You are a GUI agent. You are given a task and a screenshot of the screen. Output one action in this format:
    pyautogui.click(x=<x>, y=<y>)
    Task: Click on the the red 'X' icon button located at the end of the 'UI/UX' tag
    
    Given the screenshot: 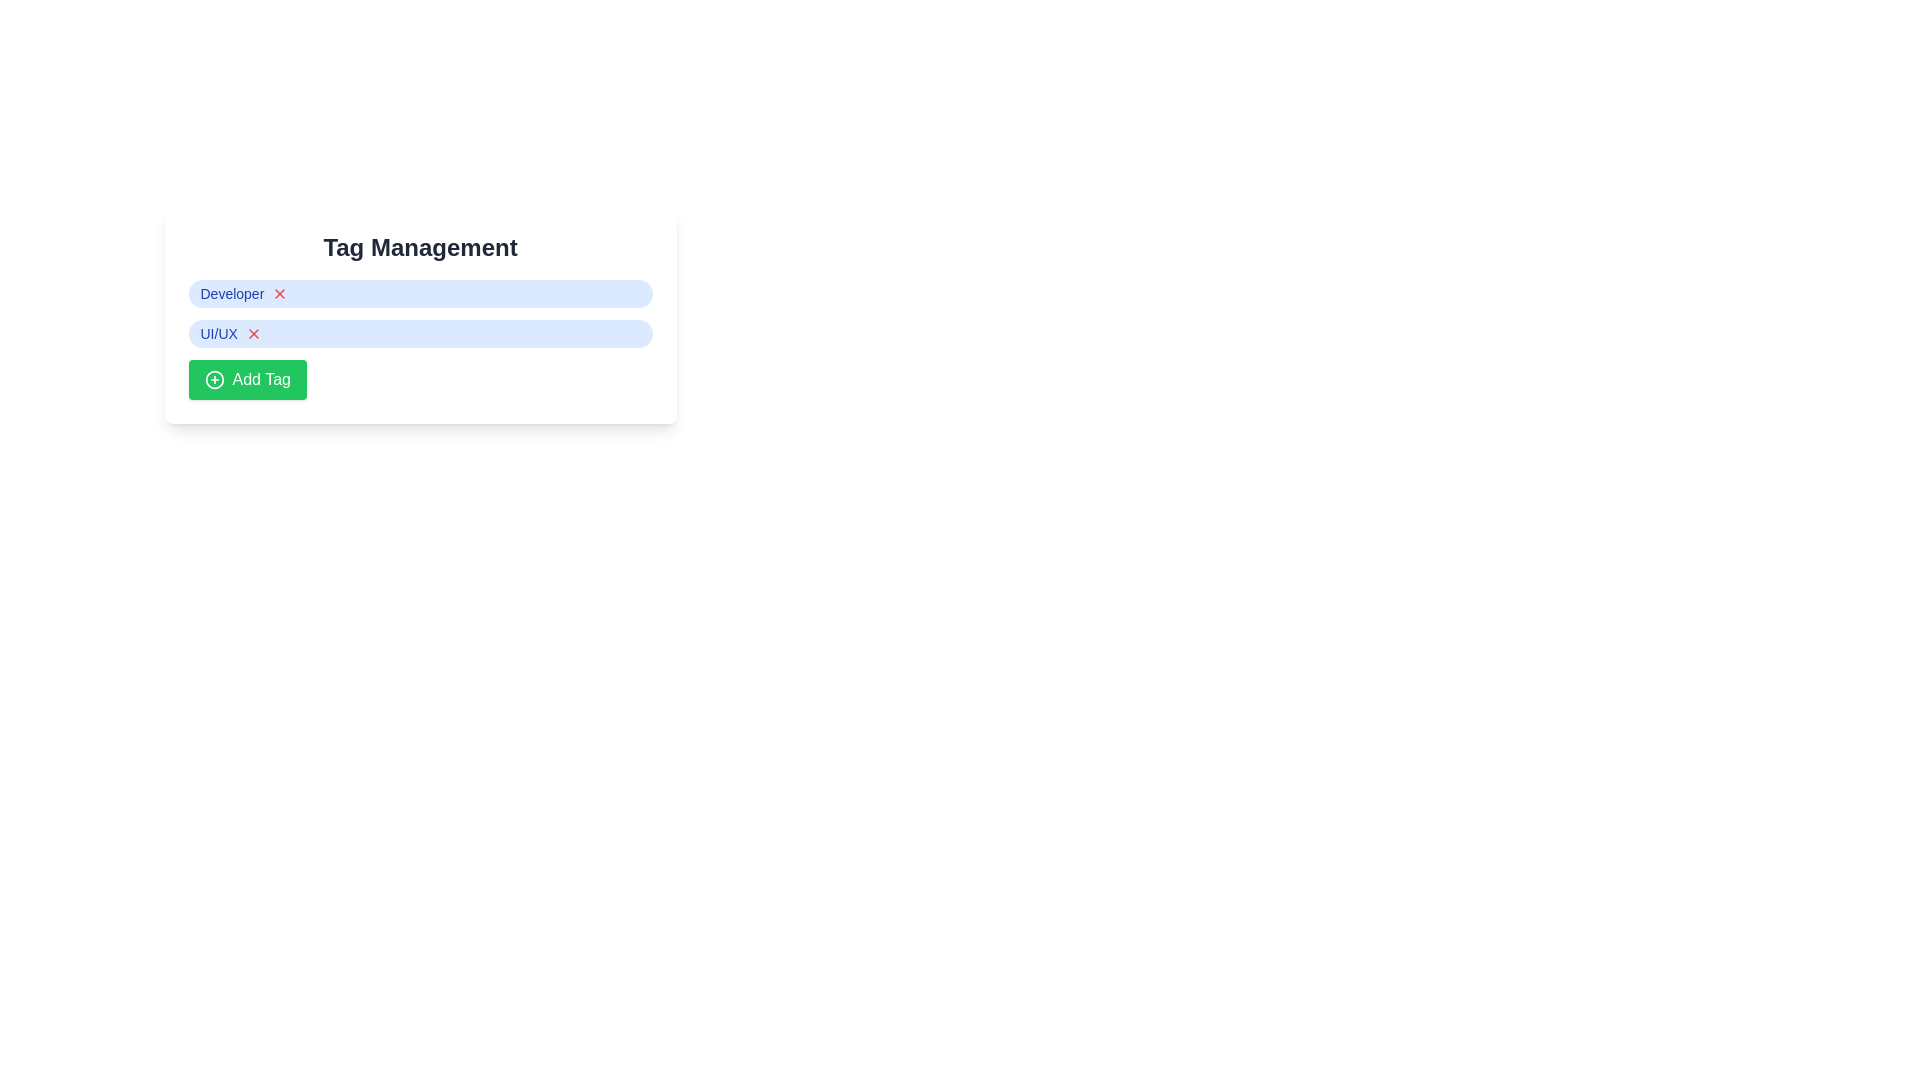 What is the action you would take?
    pyautogui.click(x=252, y=333)
    